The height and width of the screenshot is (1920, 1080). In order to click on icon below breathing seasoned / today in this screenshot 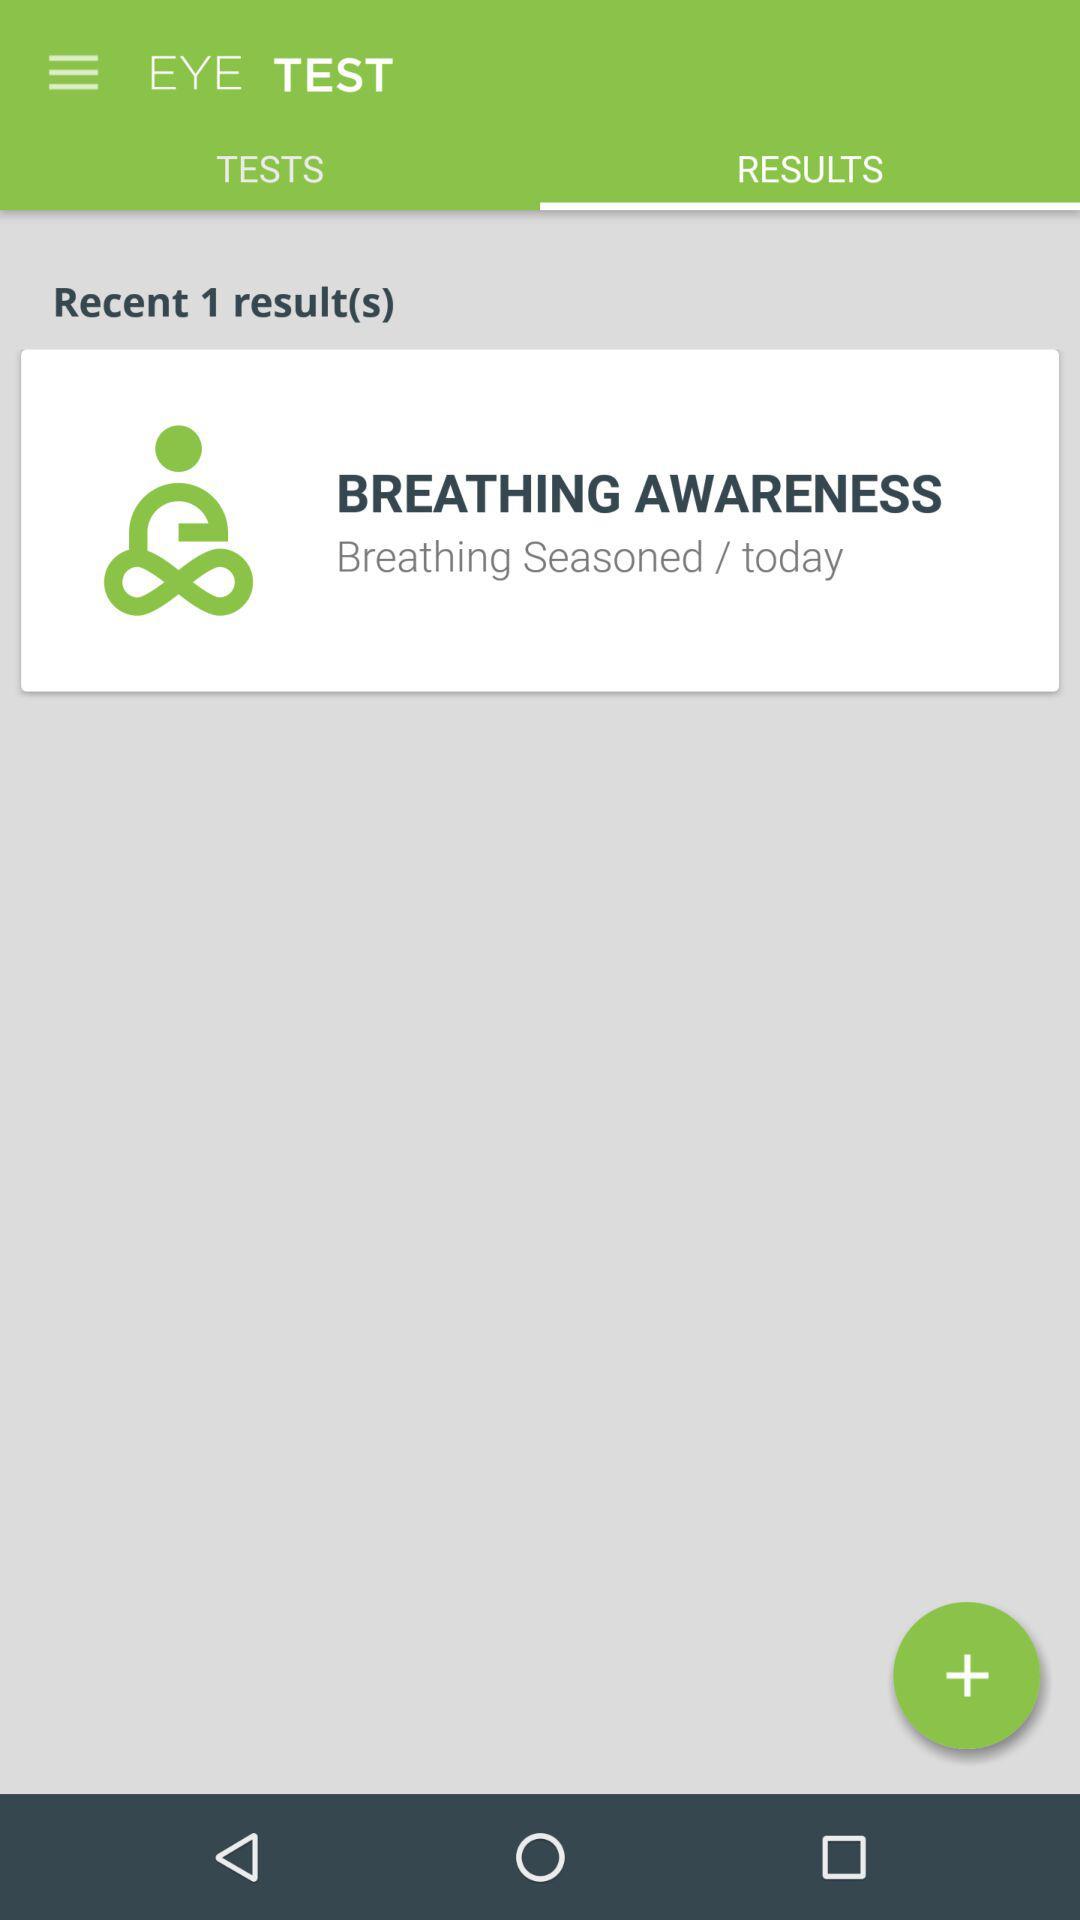, I will do `click(965, 1675)`.